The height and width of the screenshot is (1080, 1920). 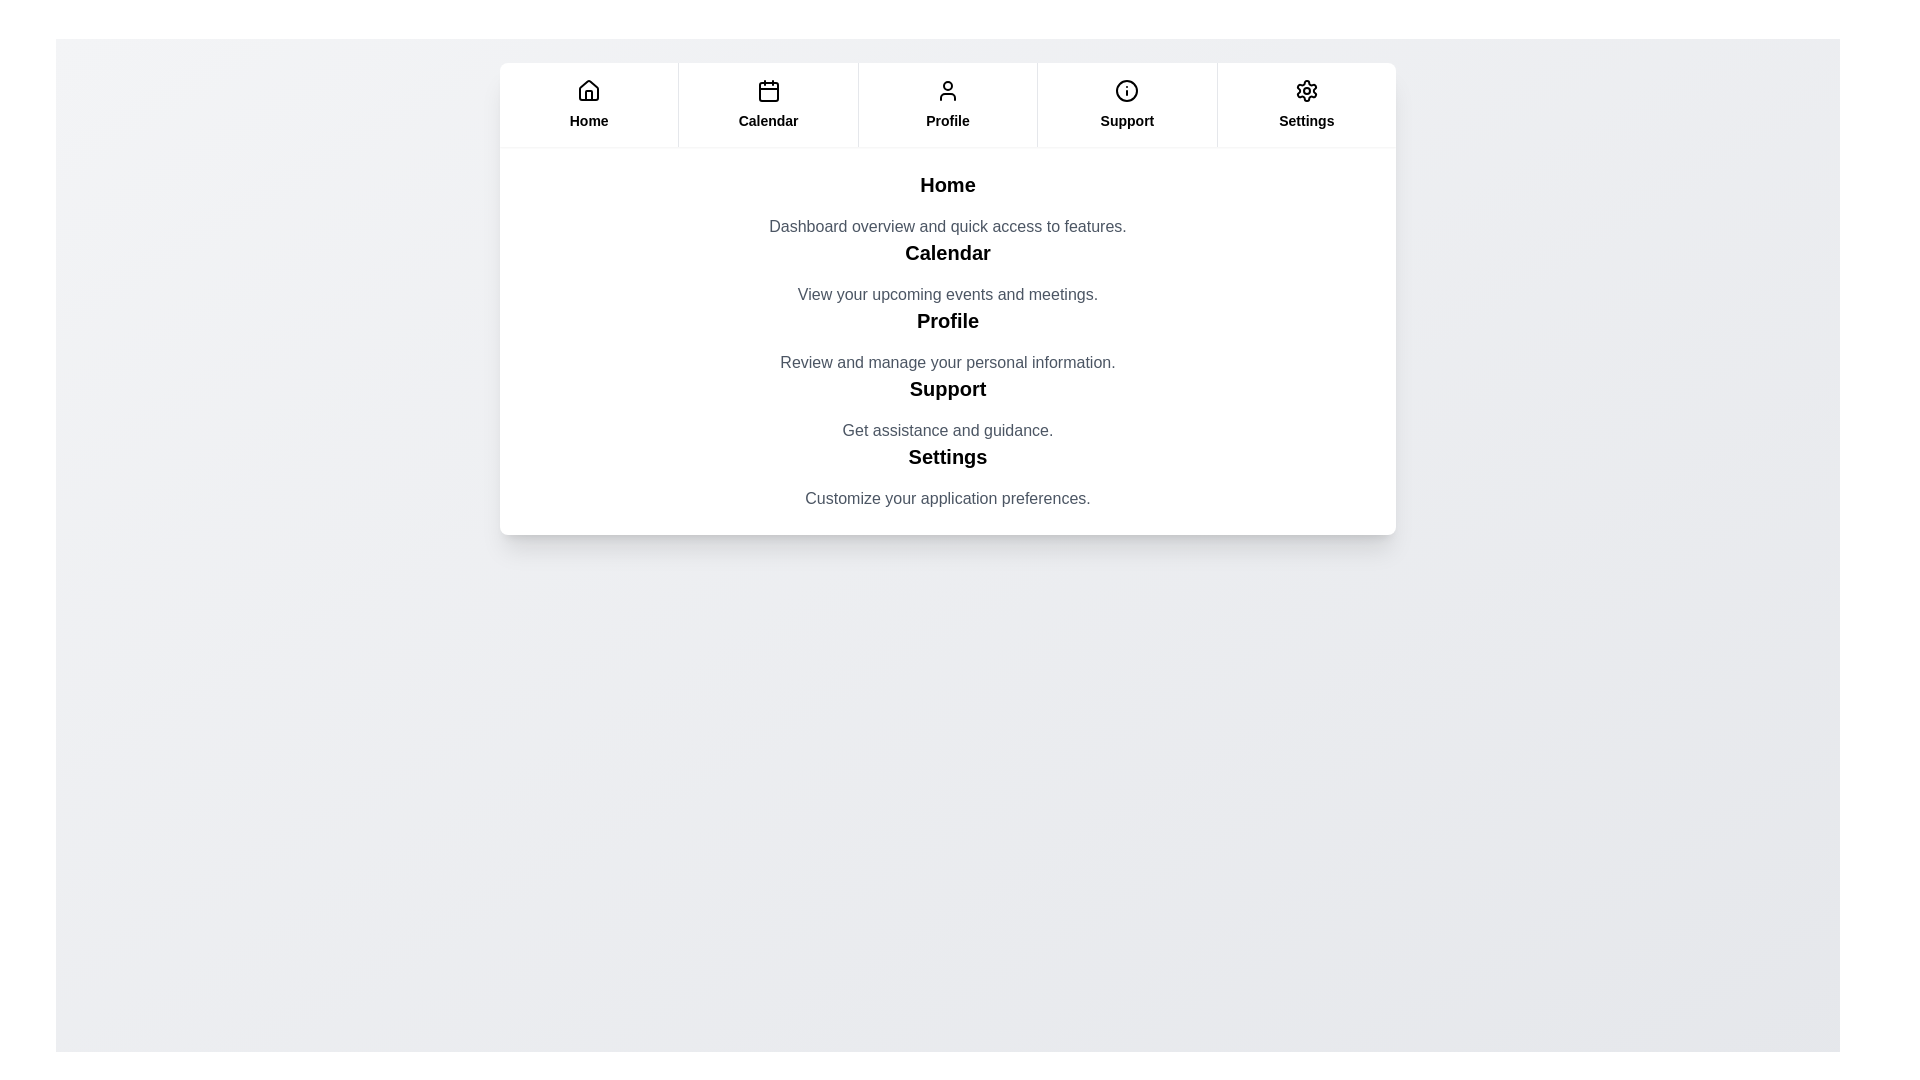 What do you see at coordinates (947, 185) in the screenshot?
I see `the 'Home' text element, which is bold and large, located at the top of the content area beneath the navigation bar` at bounding box center [947, 185].